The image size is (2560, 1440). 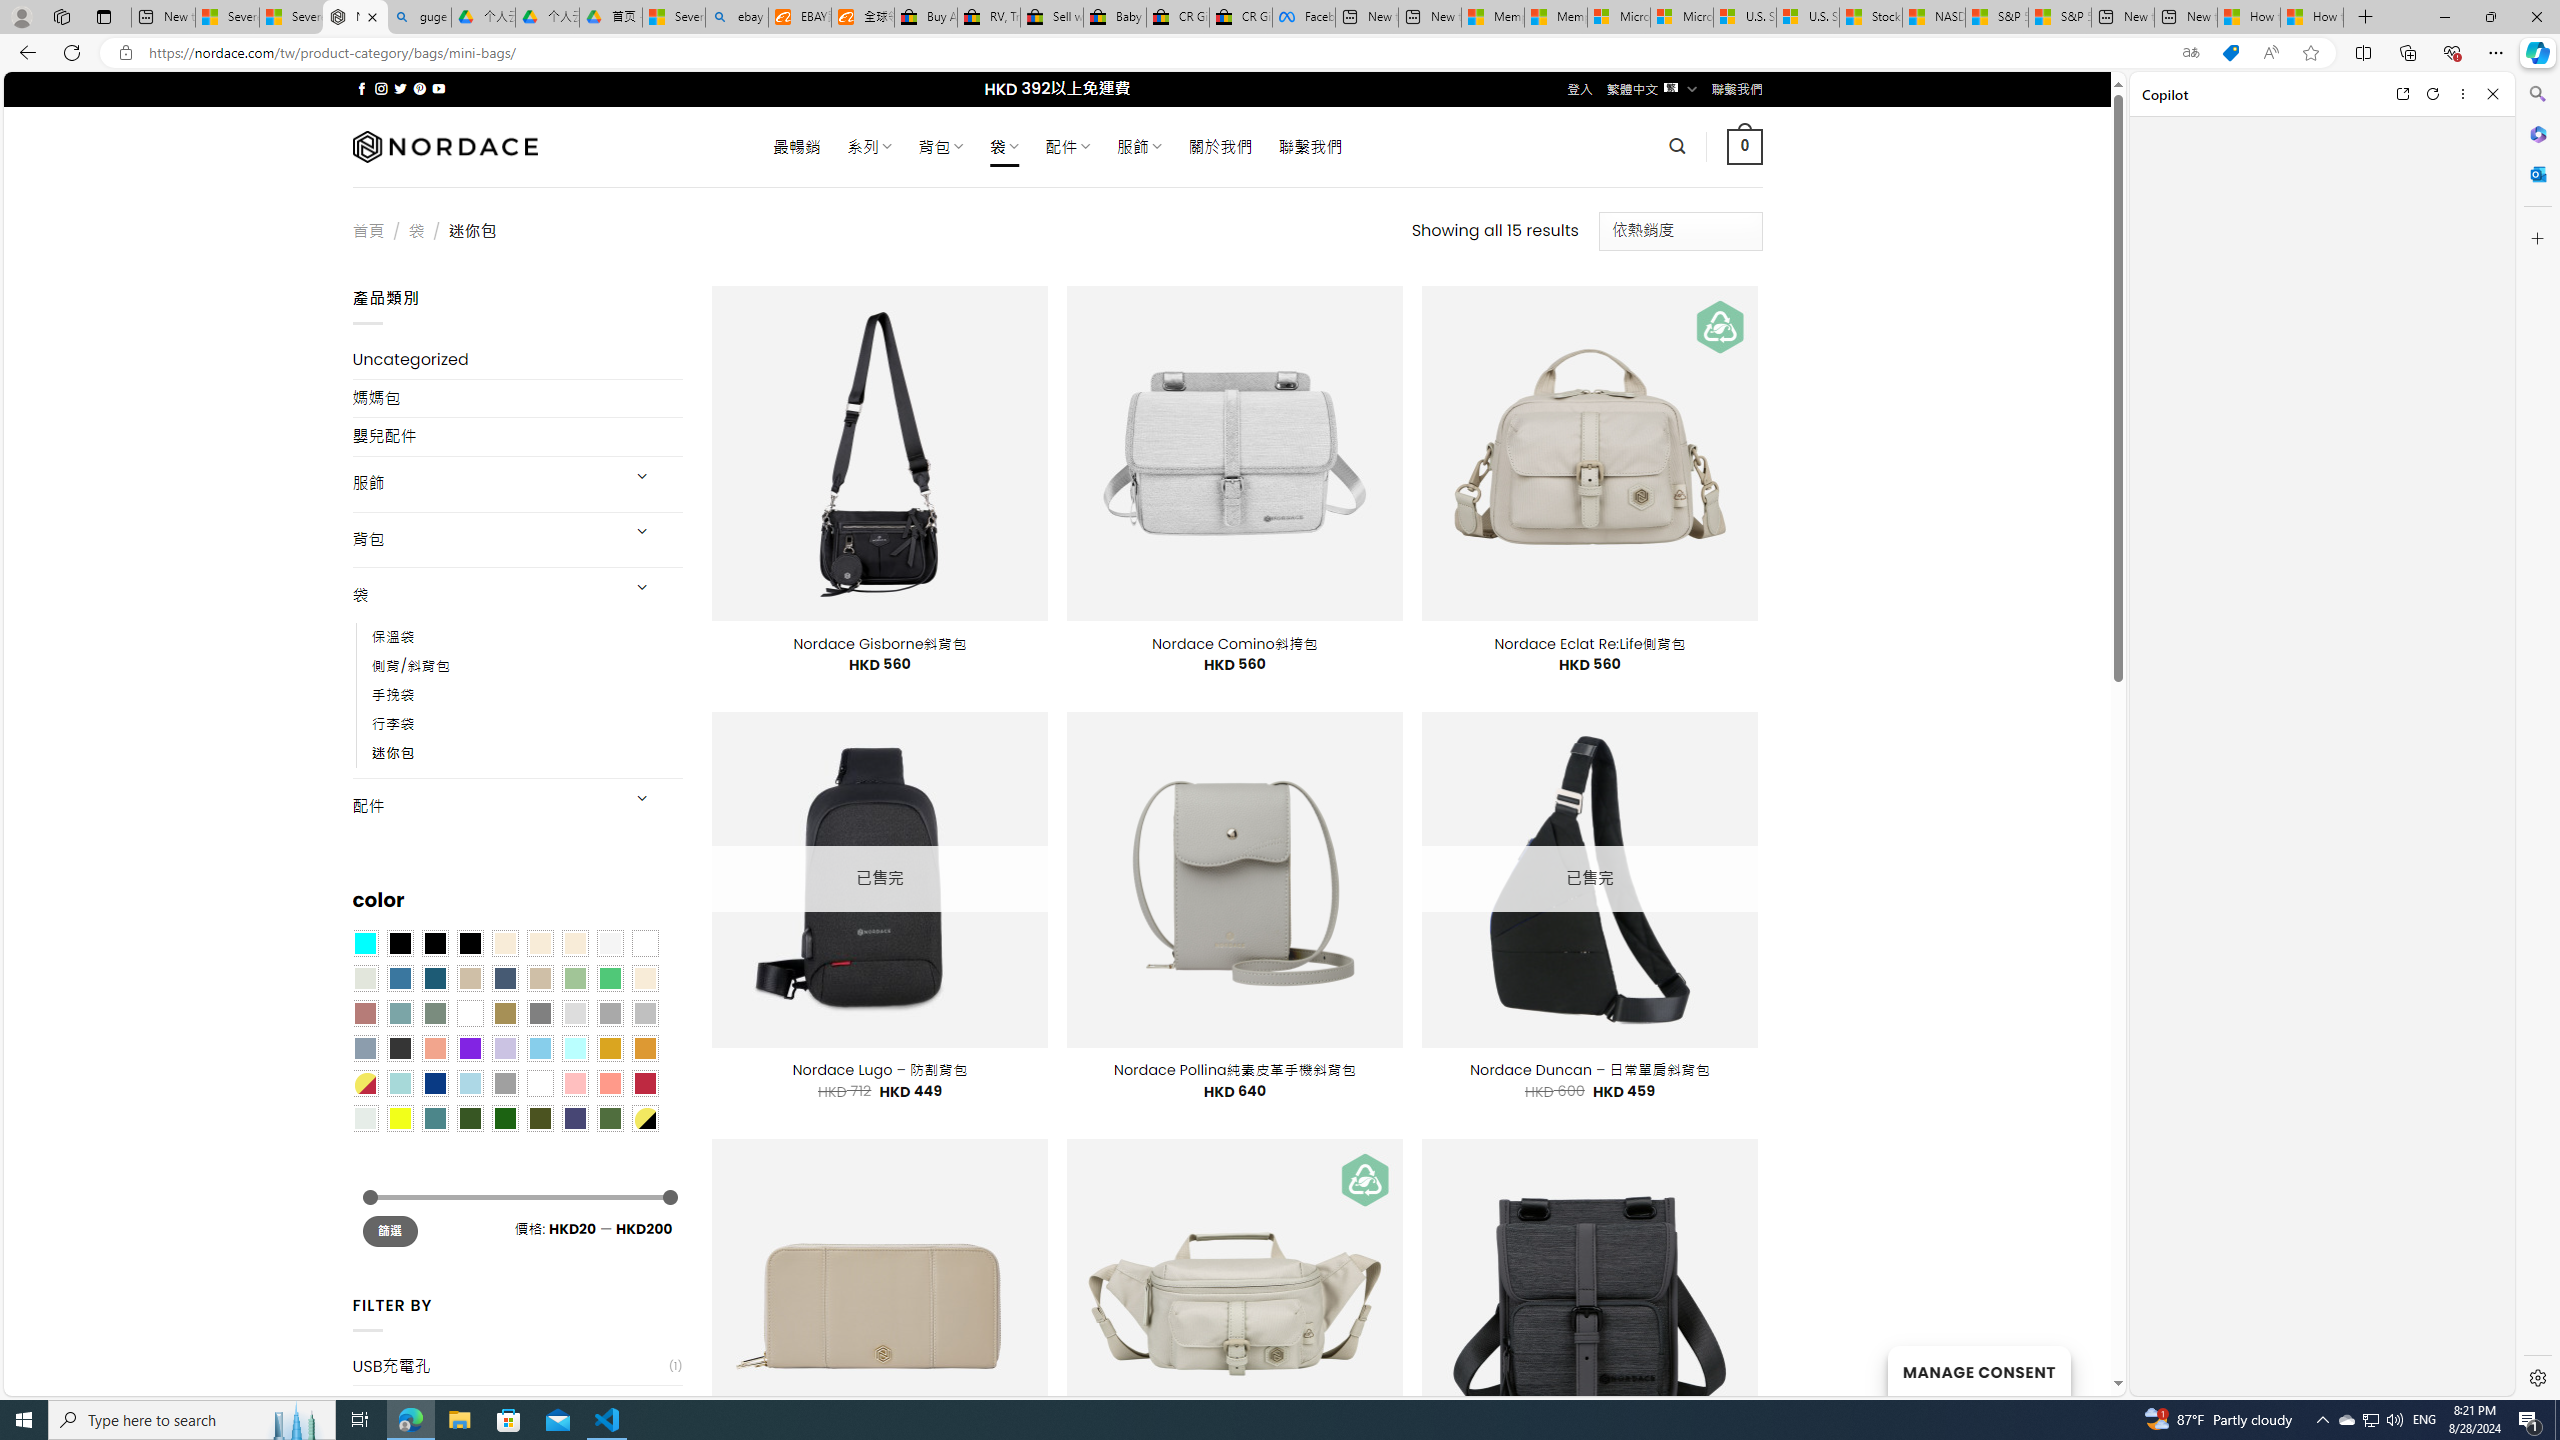 What do you see at coordinates (2401, 93) in the screenshot?
I see `'Open link in new tab'` at bounding box center [2401, 93].